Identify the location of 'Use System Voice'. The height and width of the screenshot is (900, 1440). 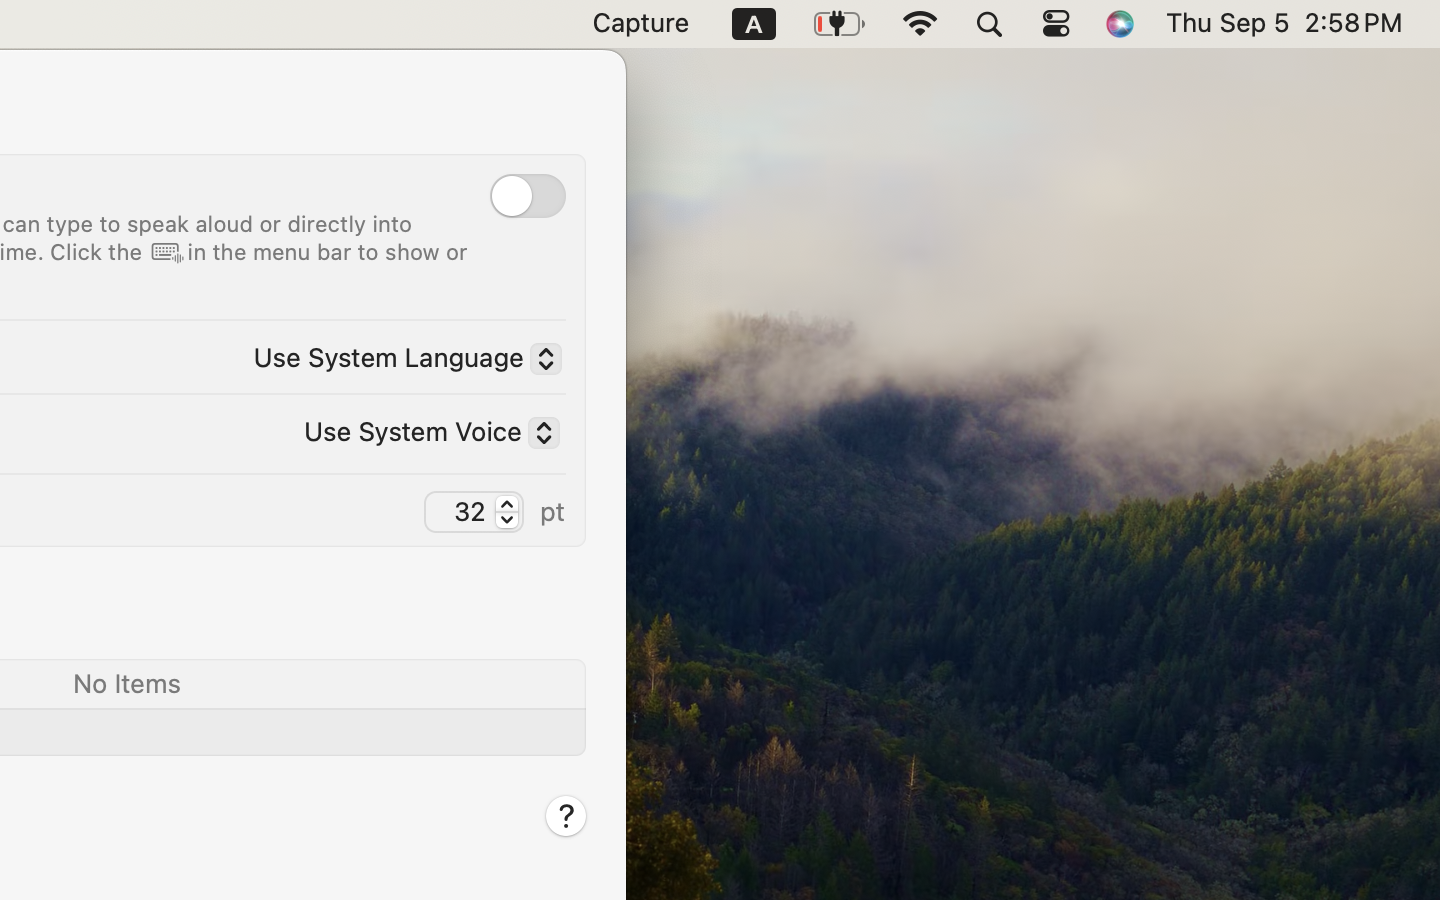
(423, 434).